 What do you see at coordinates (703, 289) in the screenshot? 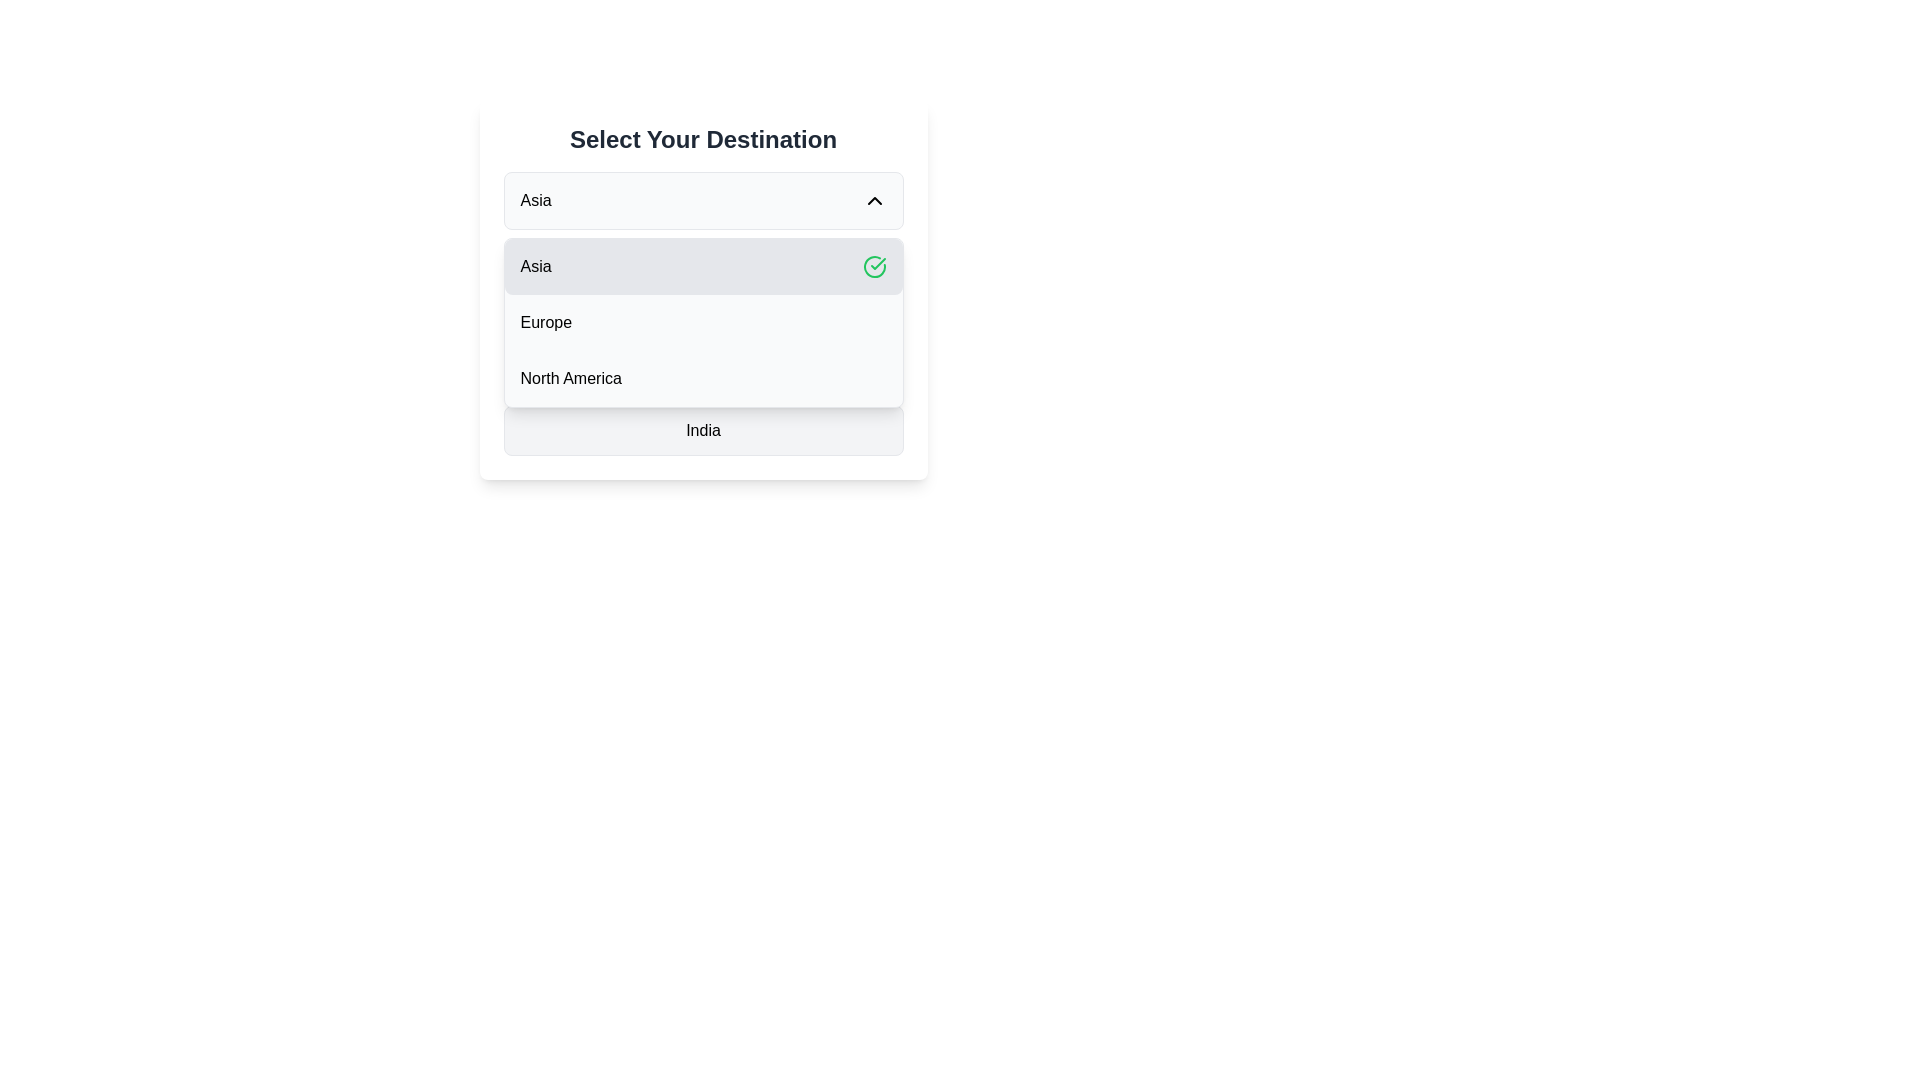
I see `the first selectable item 'Asia' in the dropdown menu` at bounding box center [703, 289].